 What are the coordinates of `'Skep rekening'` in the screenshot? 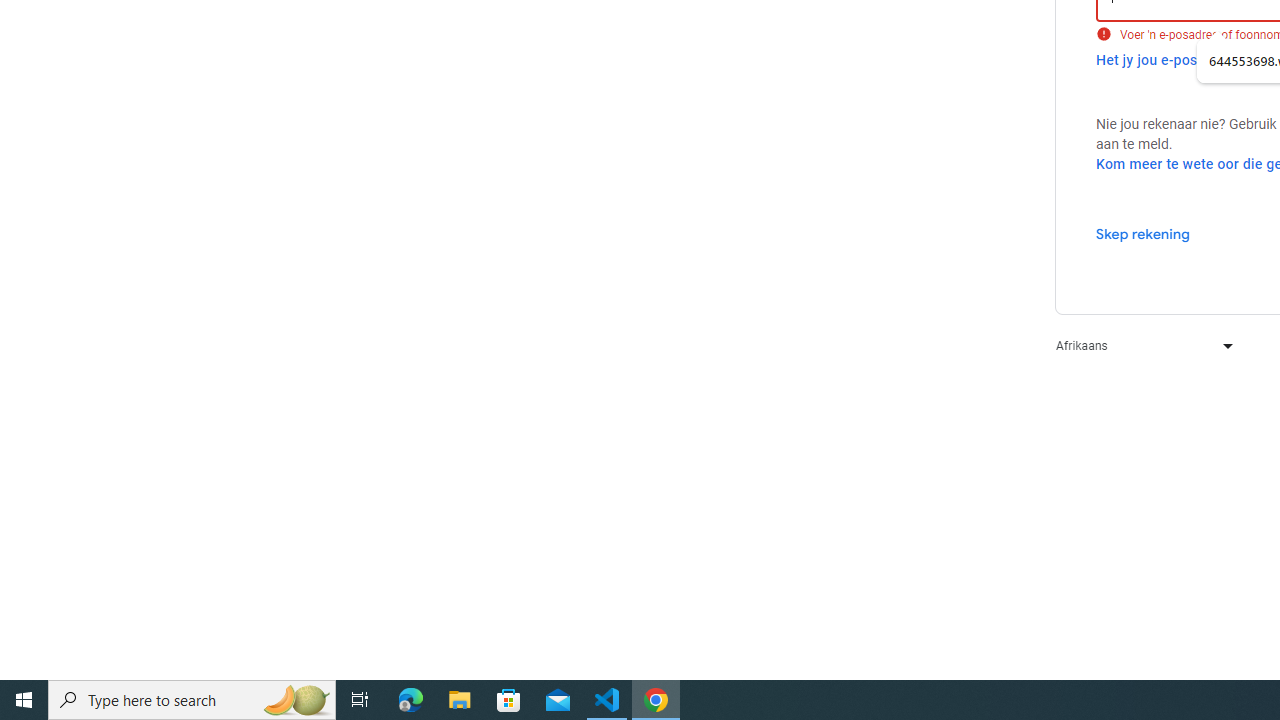 It's located at (1142, 232).